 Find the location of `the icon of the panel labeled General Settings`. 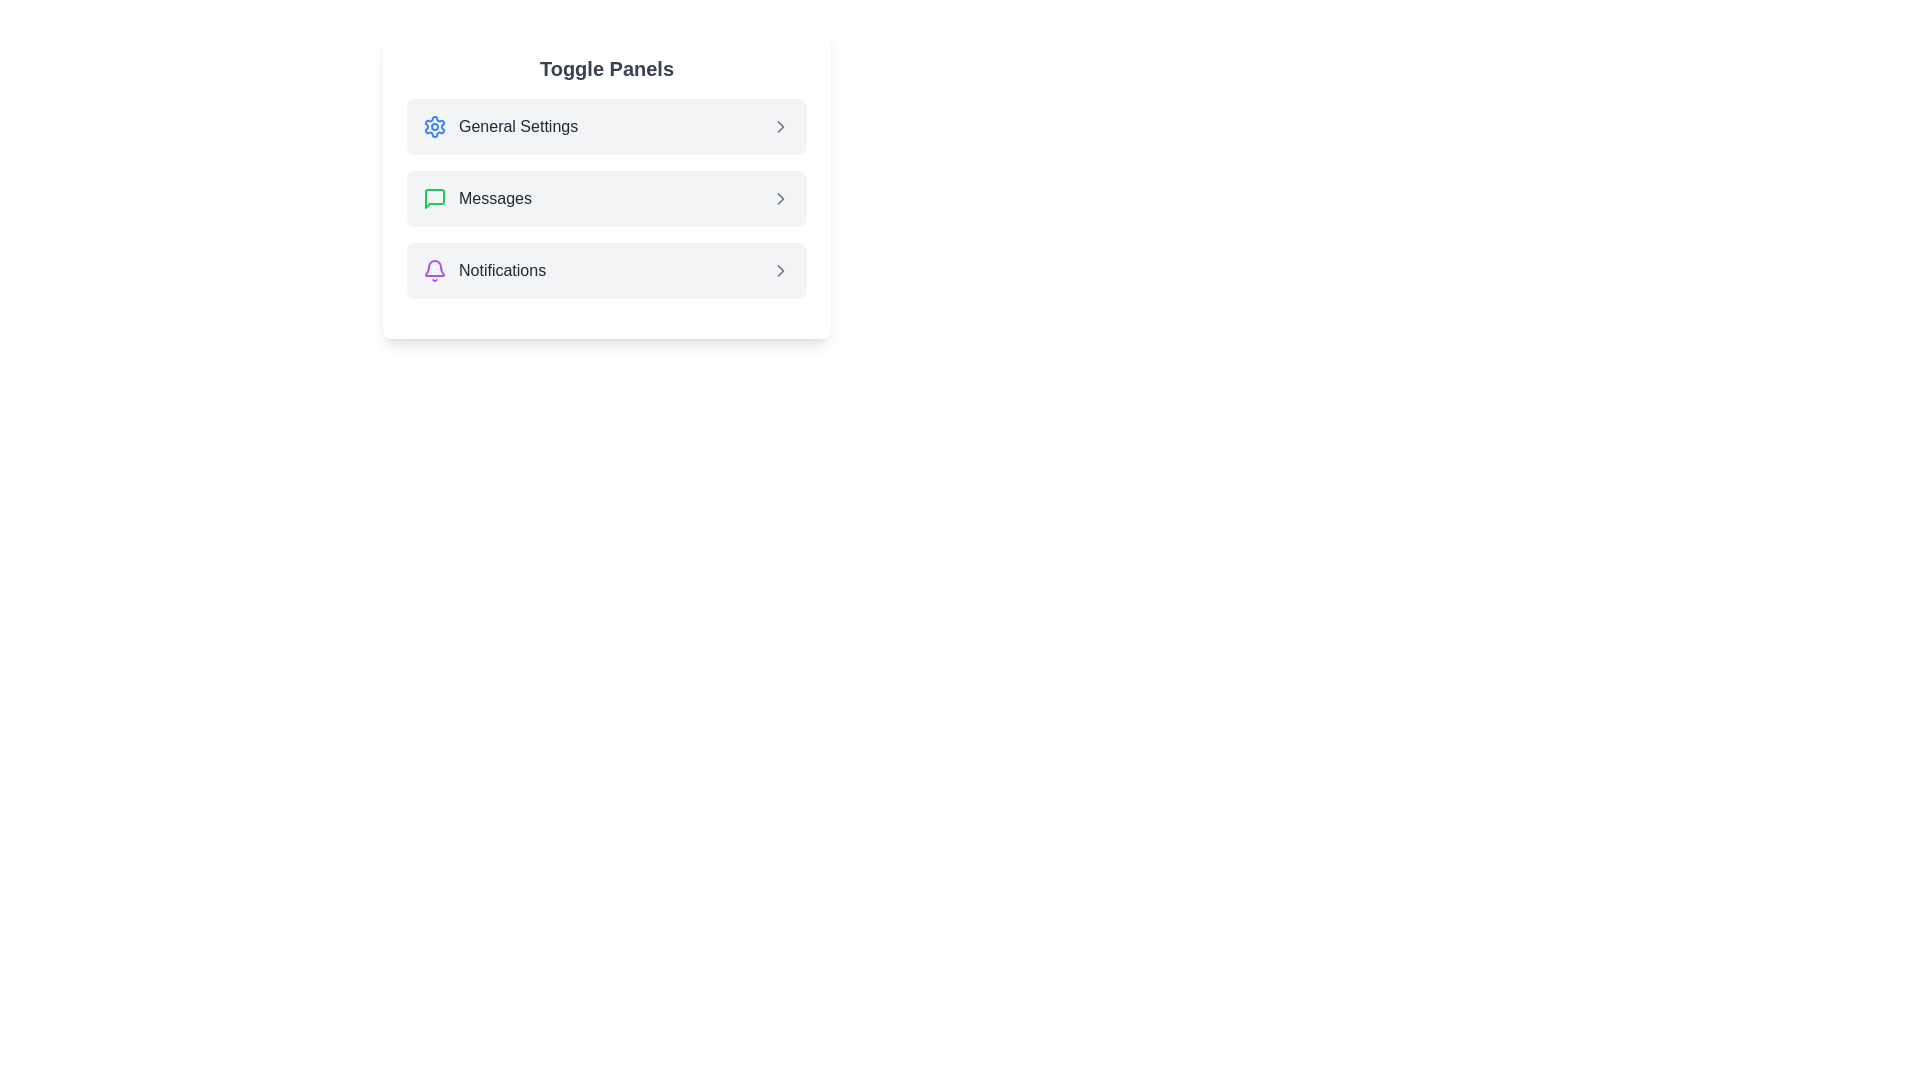

the icon of the panel labeled General Settings is located at coordinates (434, 127).